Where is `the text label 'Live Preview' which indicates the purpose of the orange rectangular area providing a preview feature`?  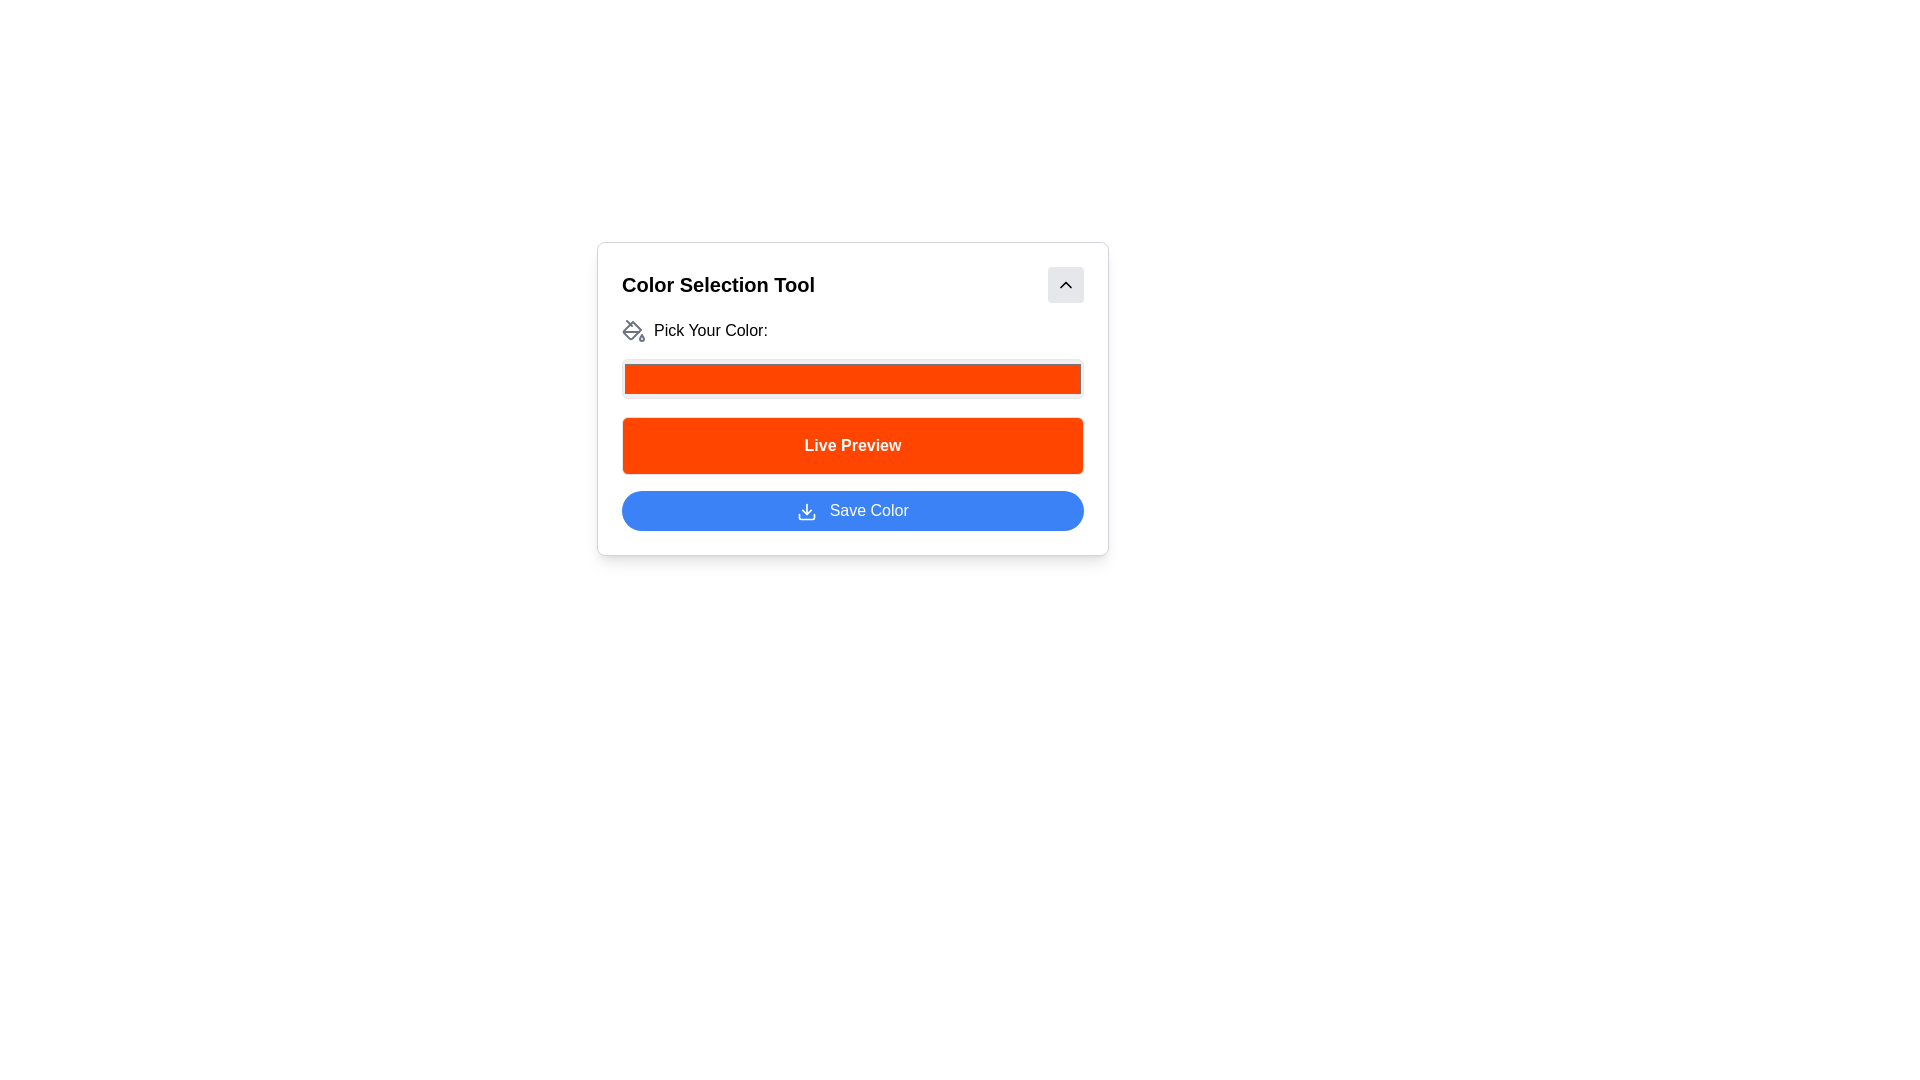 the text label 'Live Preview' which indicates the purpose of the orange rectangular area providing a preview feature is located at coordinates (853, 445).